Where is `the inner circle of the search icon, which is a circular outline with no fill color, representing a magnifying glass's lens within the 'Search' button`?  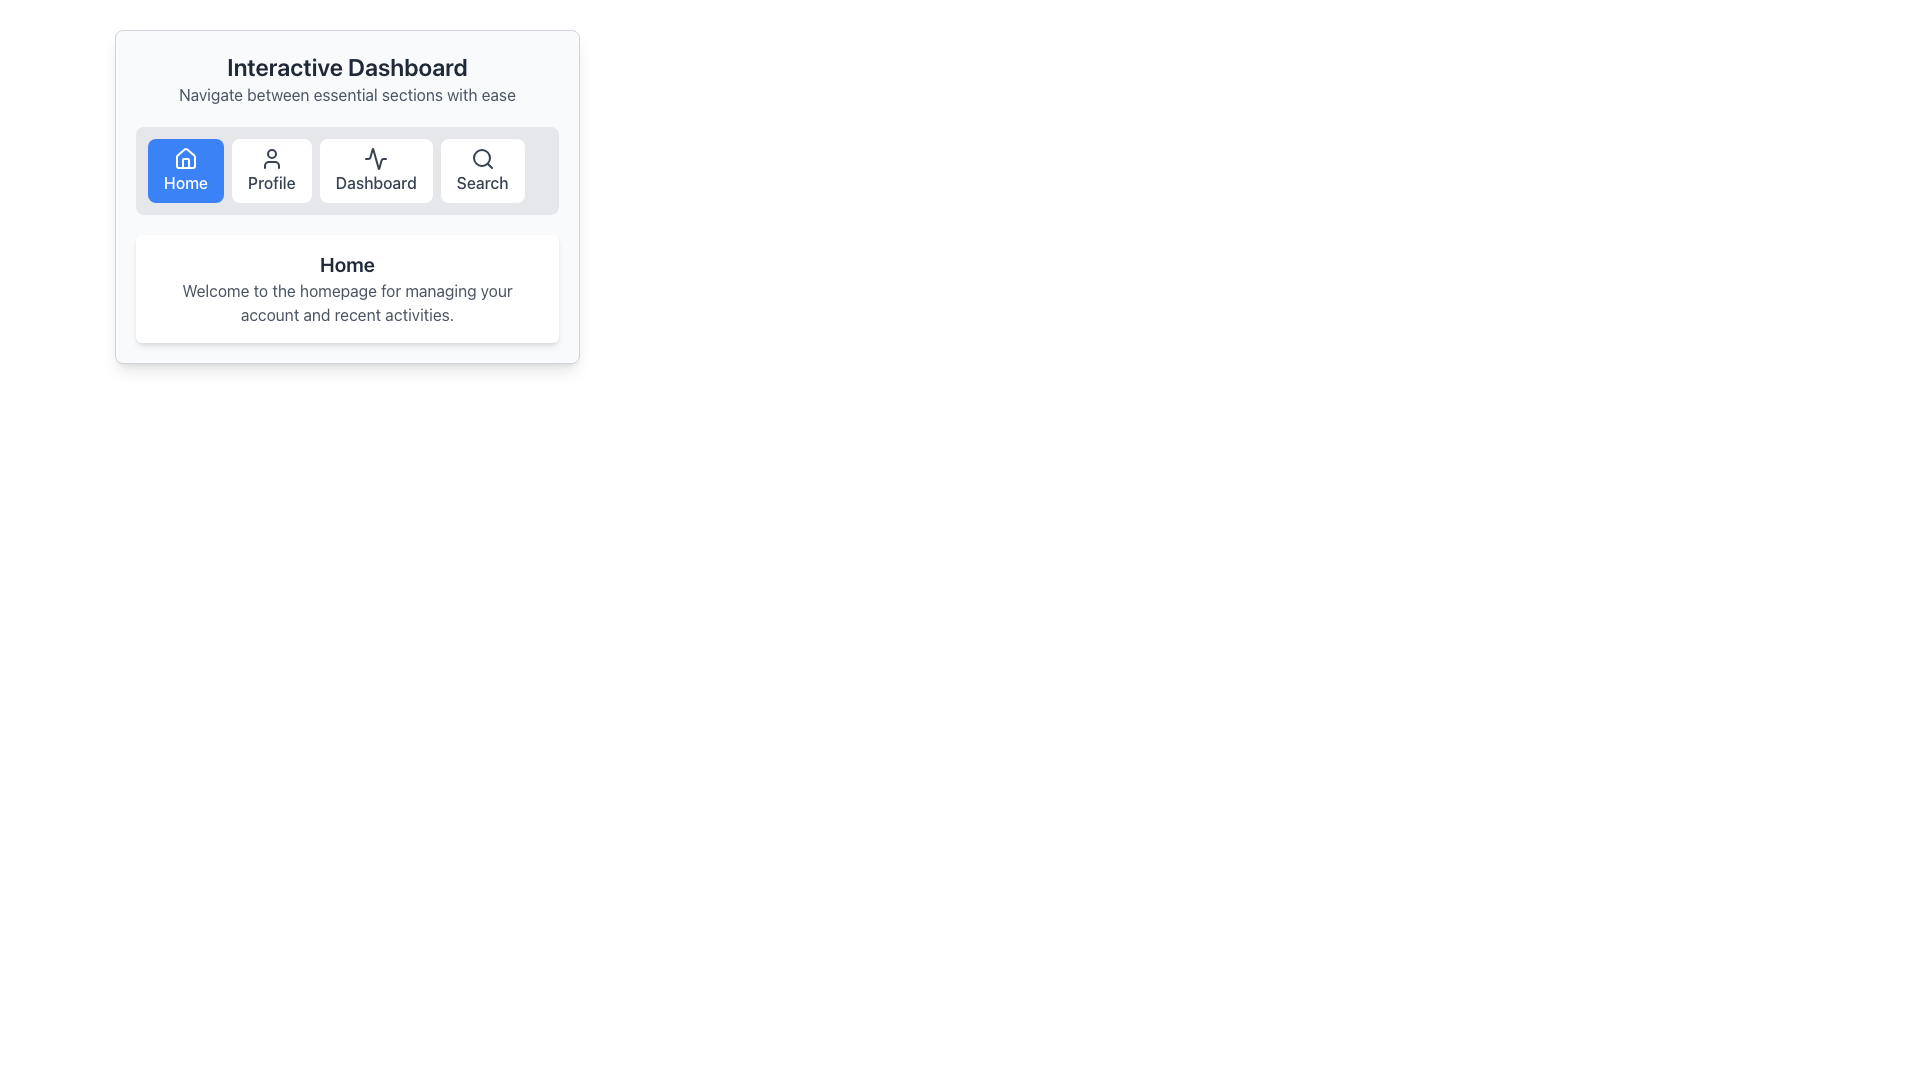
the inner circle of the search icon, which is a circular outline with no fill color, representing a magnifying glass's lens within the 'Search' button is located at coordinates (481, 157).